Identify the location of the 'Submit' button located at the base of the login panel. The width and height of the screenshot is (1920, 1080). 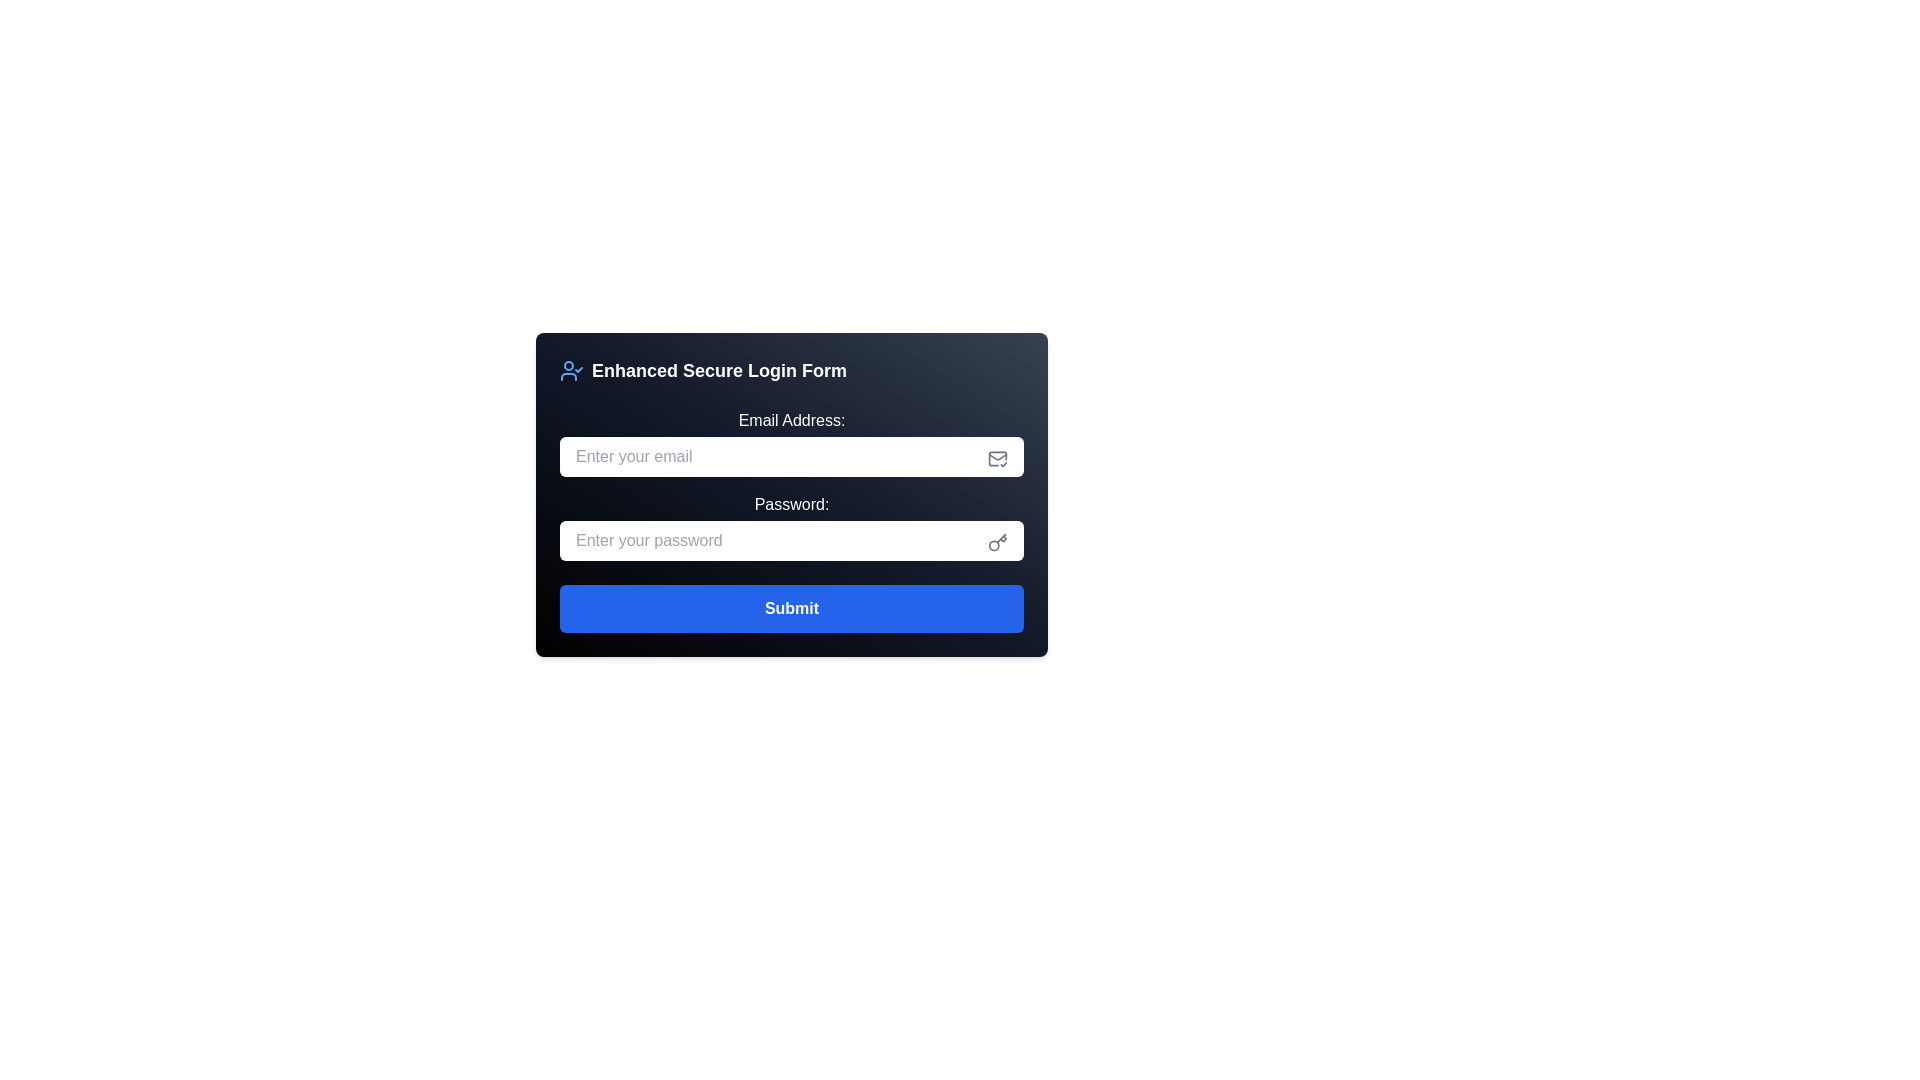
(791, 608).